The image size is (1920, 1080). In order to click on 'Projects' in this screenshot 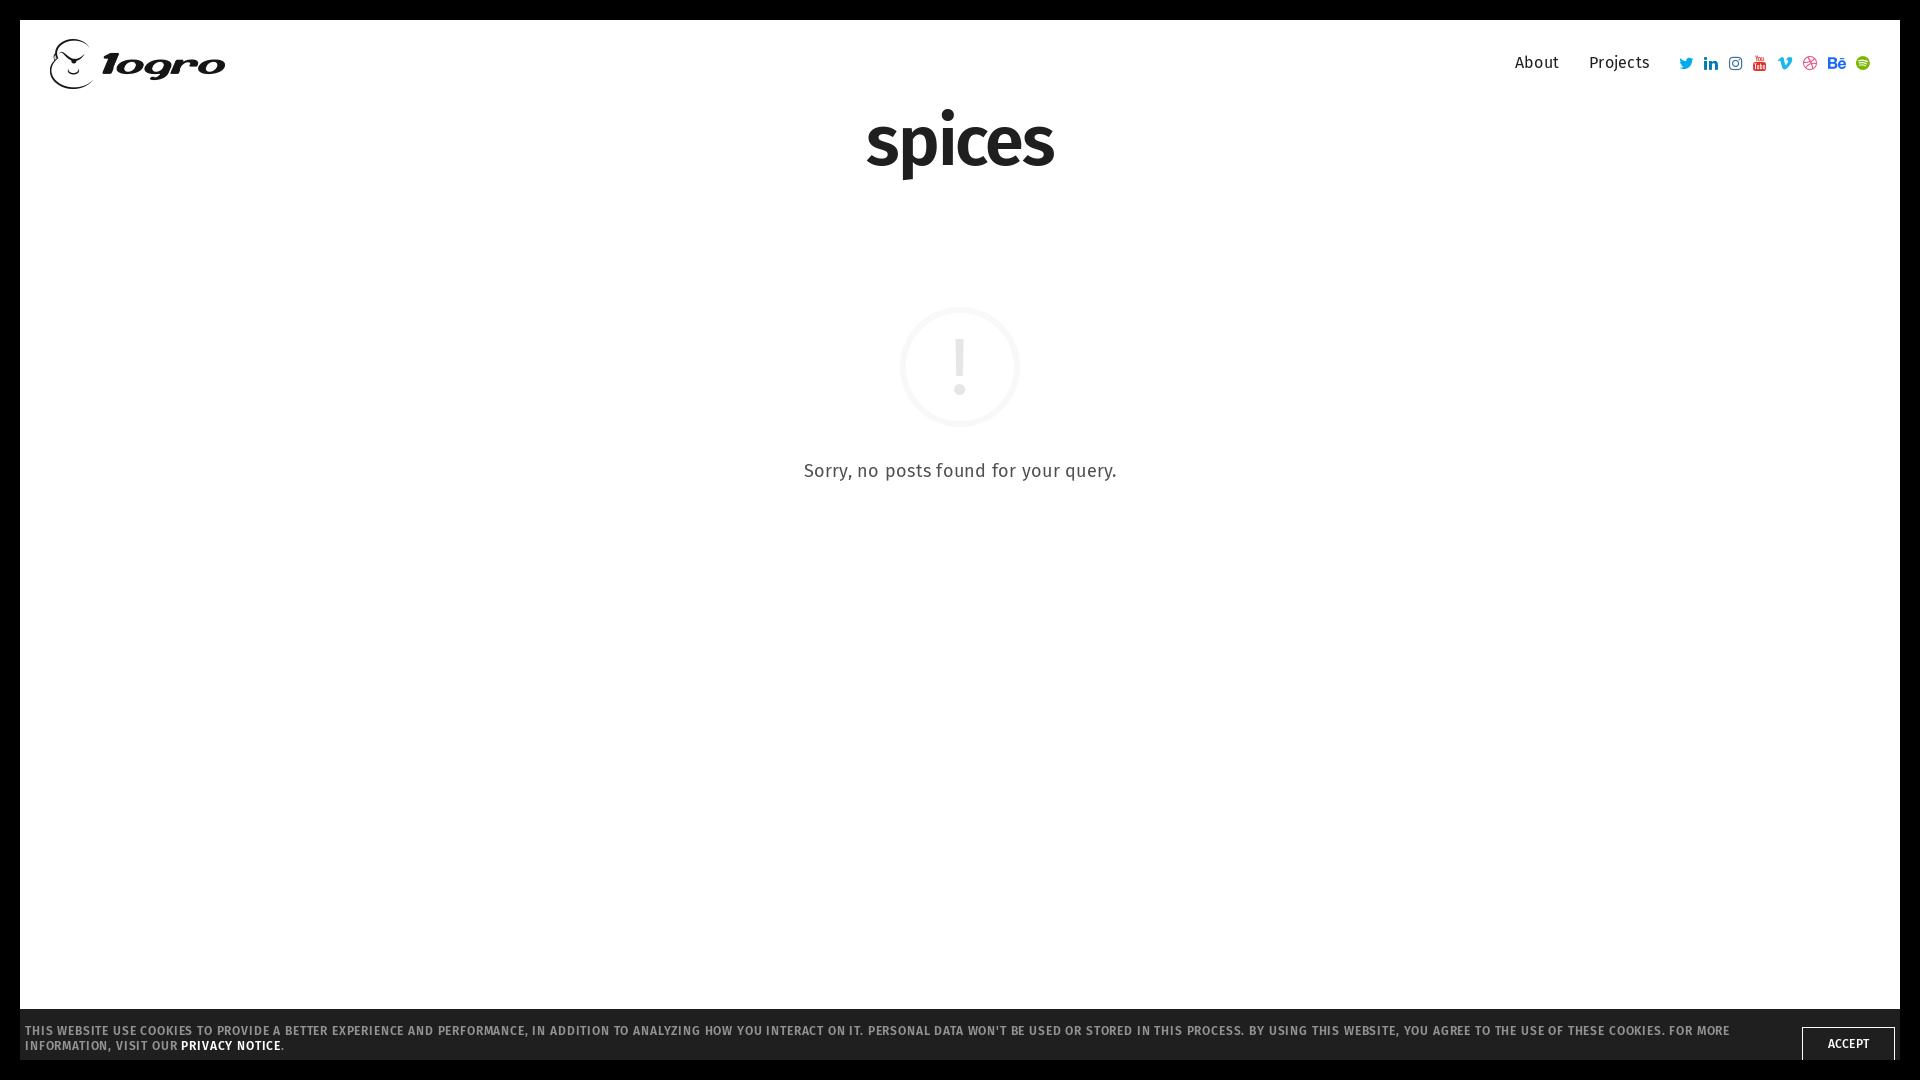, I will do `click(1618, 62)`.